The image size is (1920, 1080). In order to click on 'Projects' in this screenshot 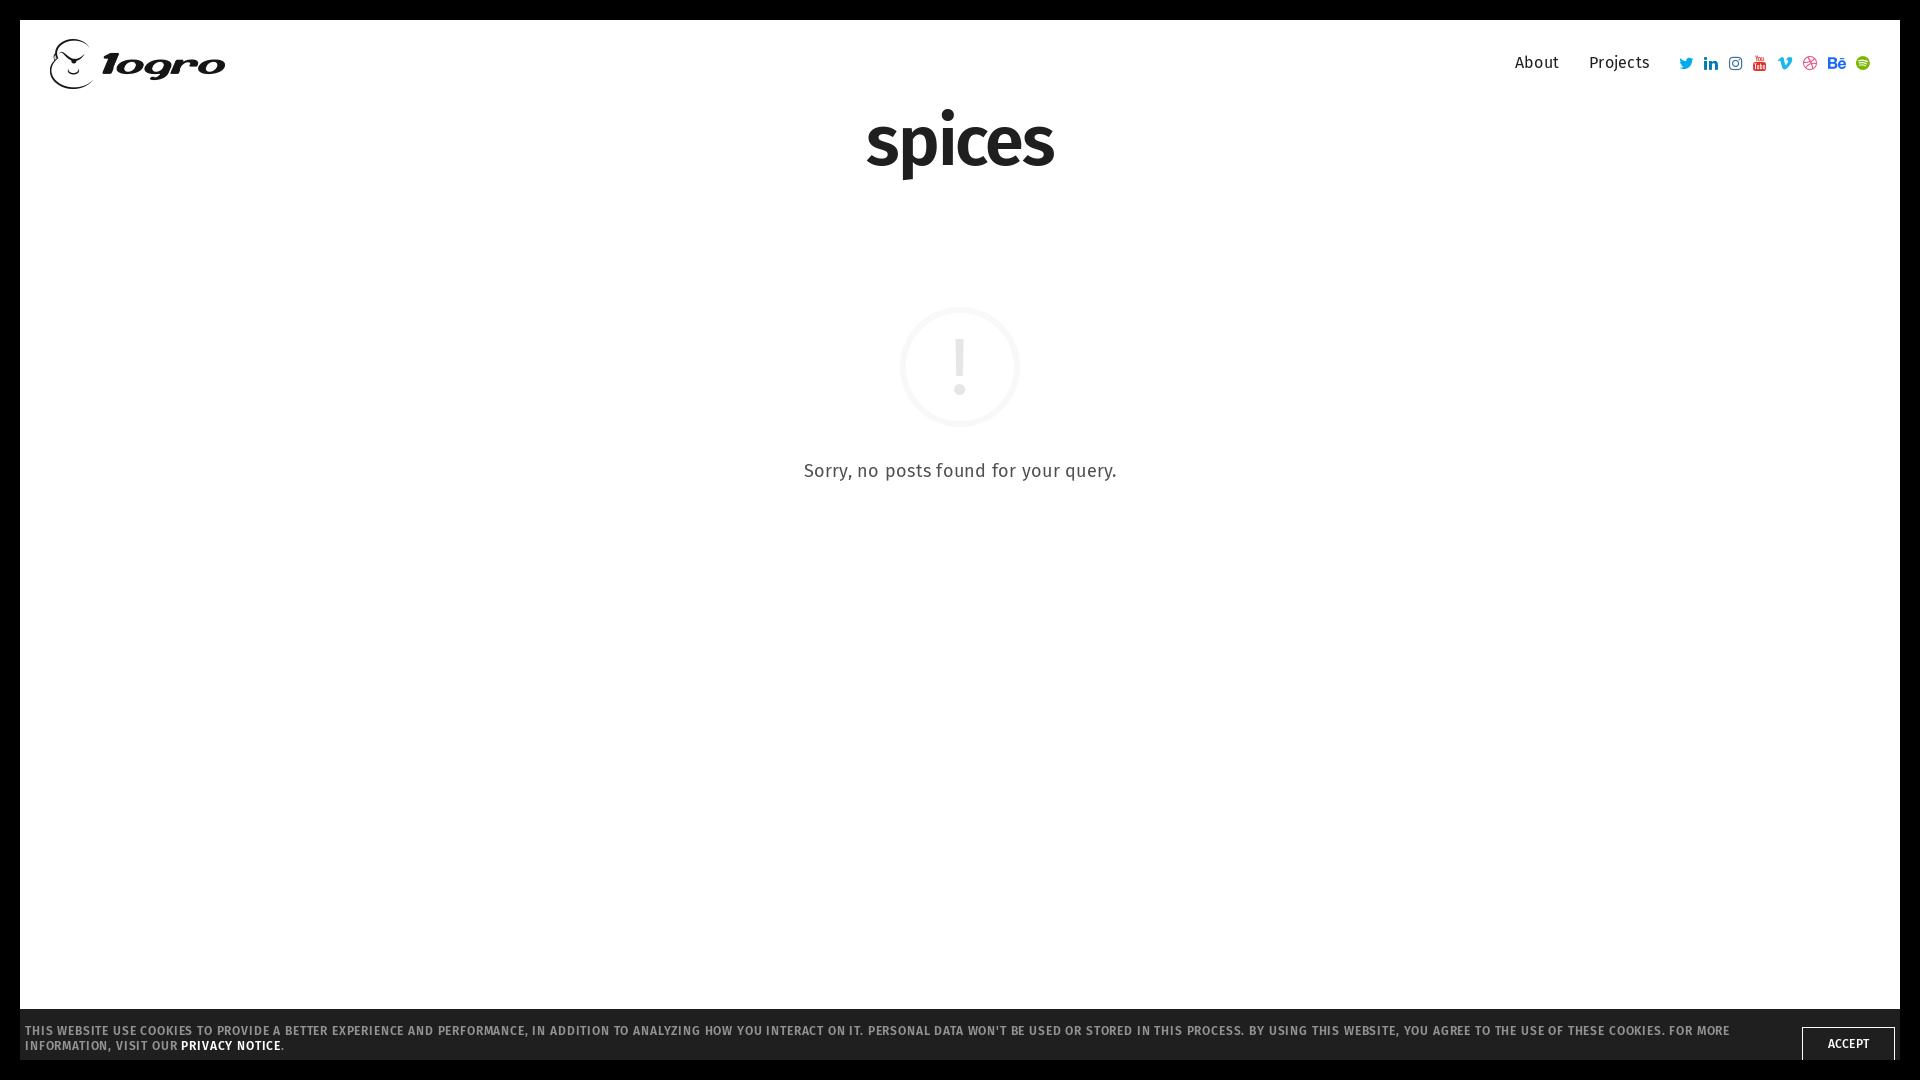, I will do `click(1618, 62)`.